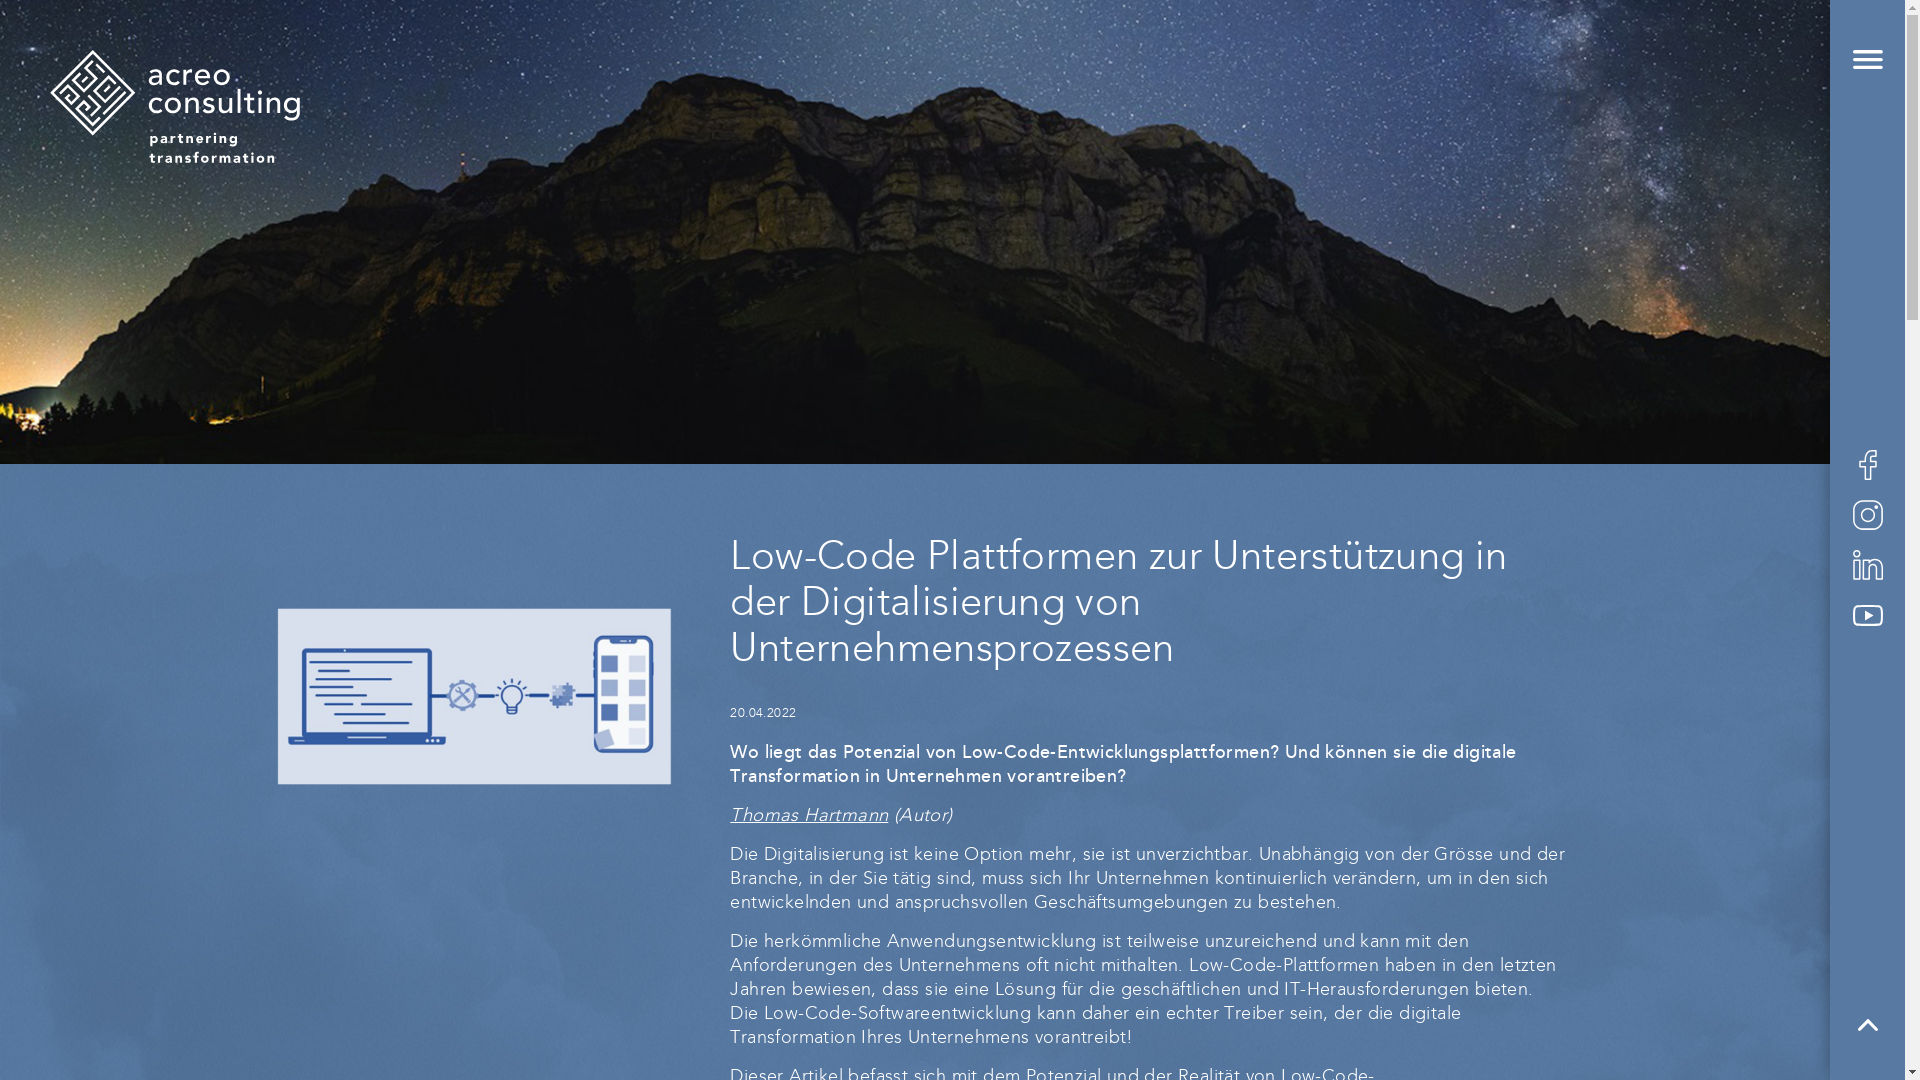  Describe the element at coordinates (1851, 613) in the screenshot. I see `'acreo consulting bei YouTube'` at that location.